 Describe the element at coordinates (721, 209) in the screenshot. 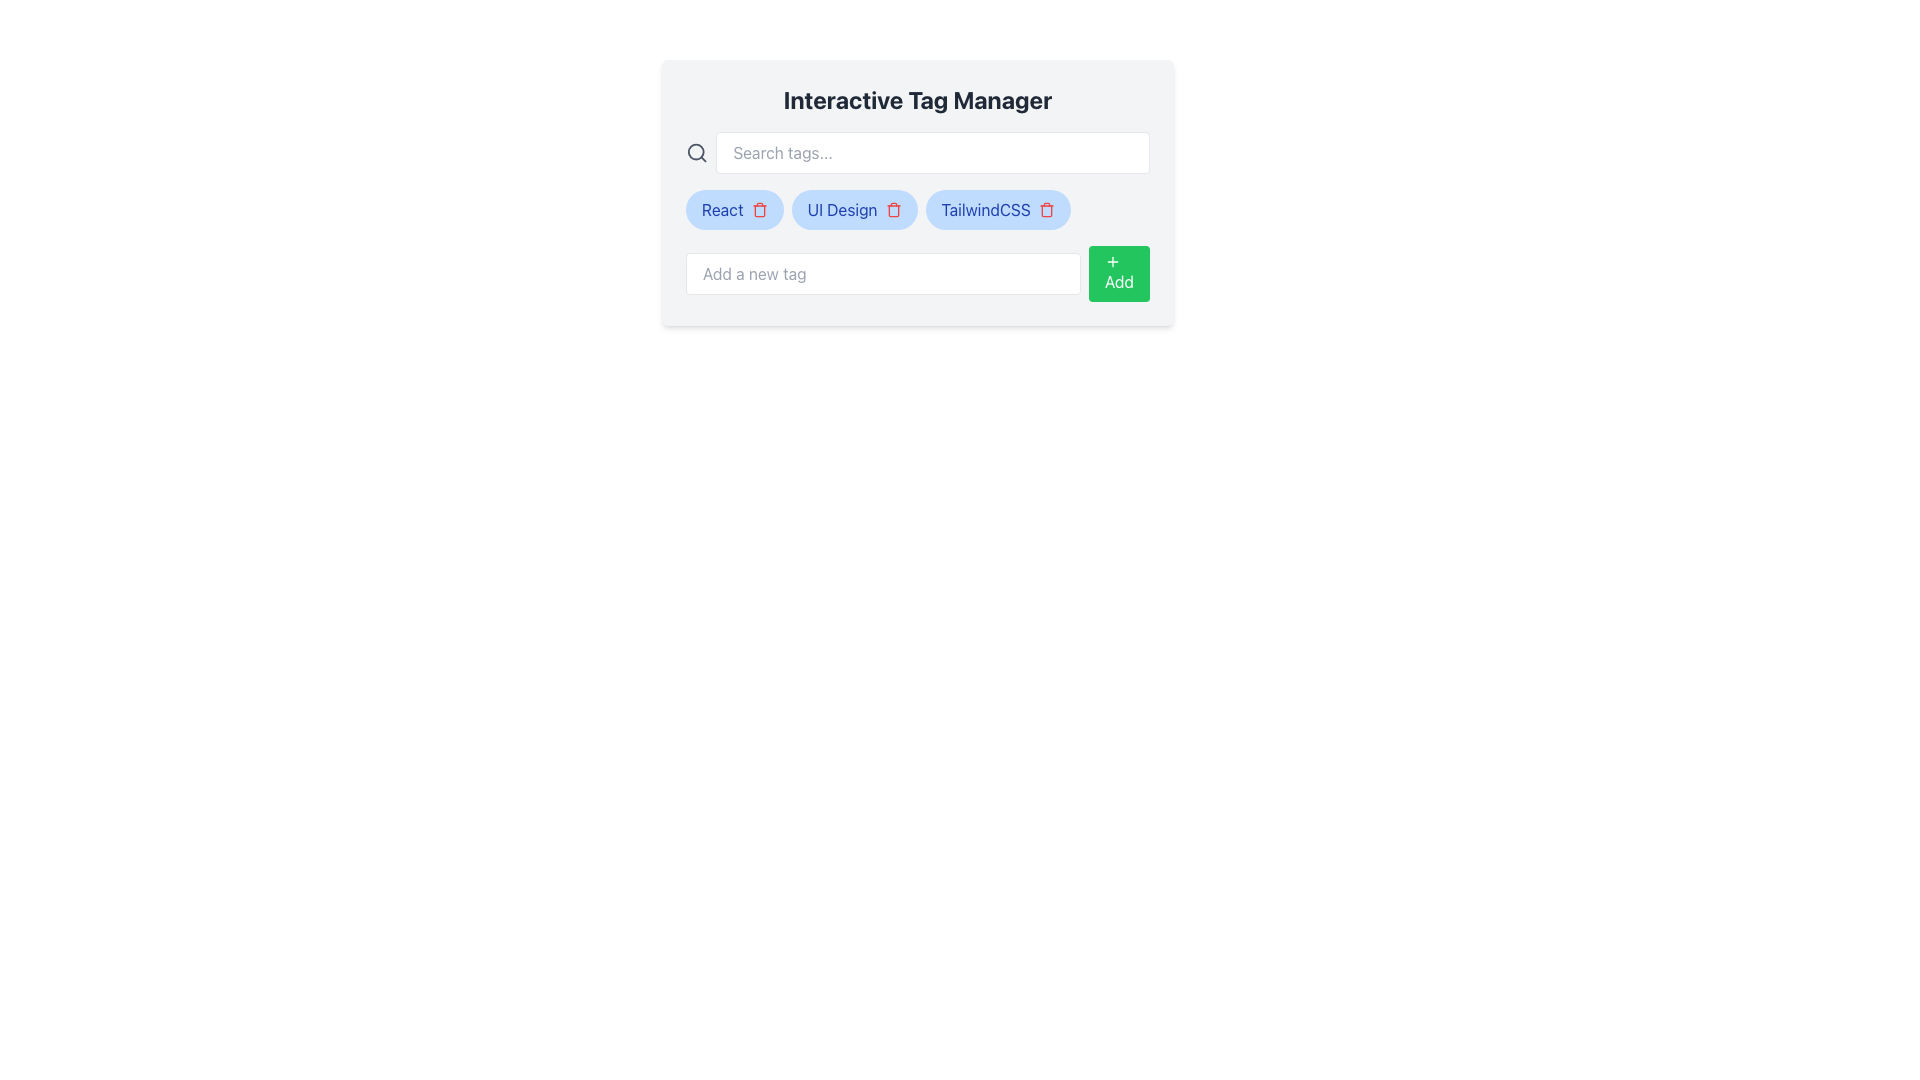

I see `the 'React' text label within the light blue oval-shaped badge, which is the first badge in a row of tags below the header 'Interactive Tag Manager'` at that location.